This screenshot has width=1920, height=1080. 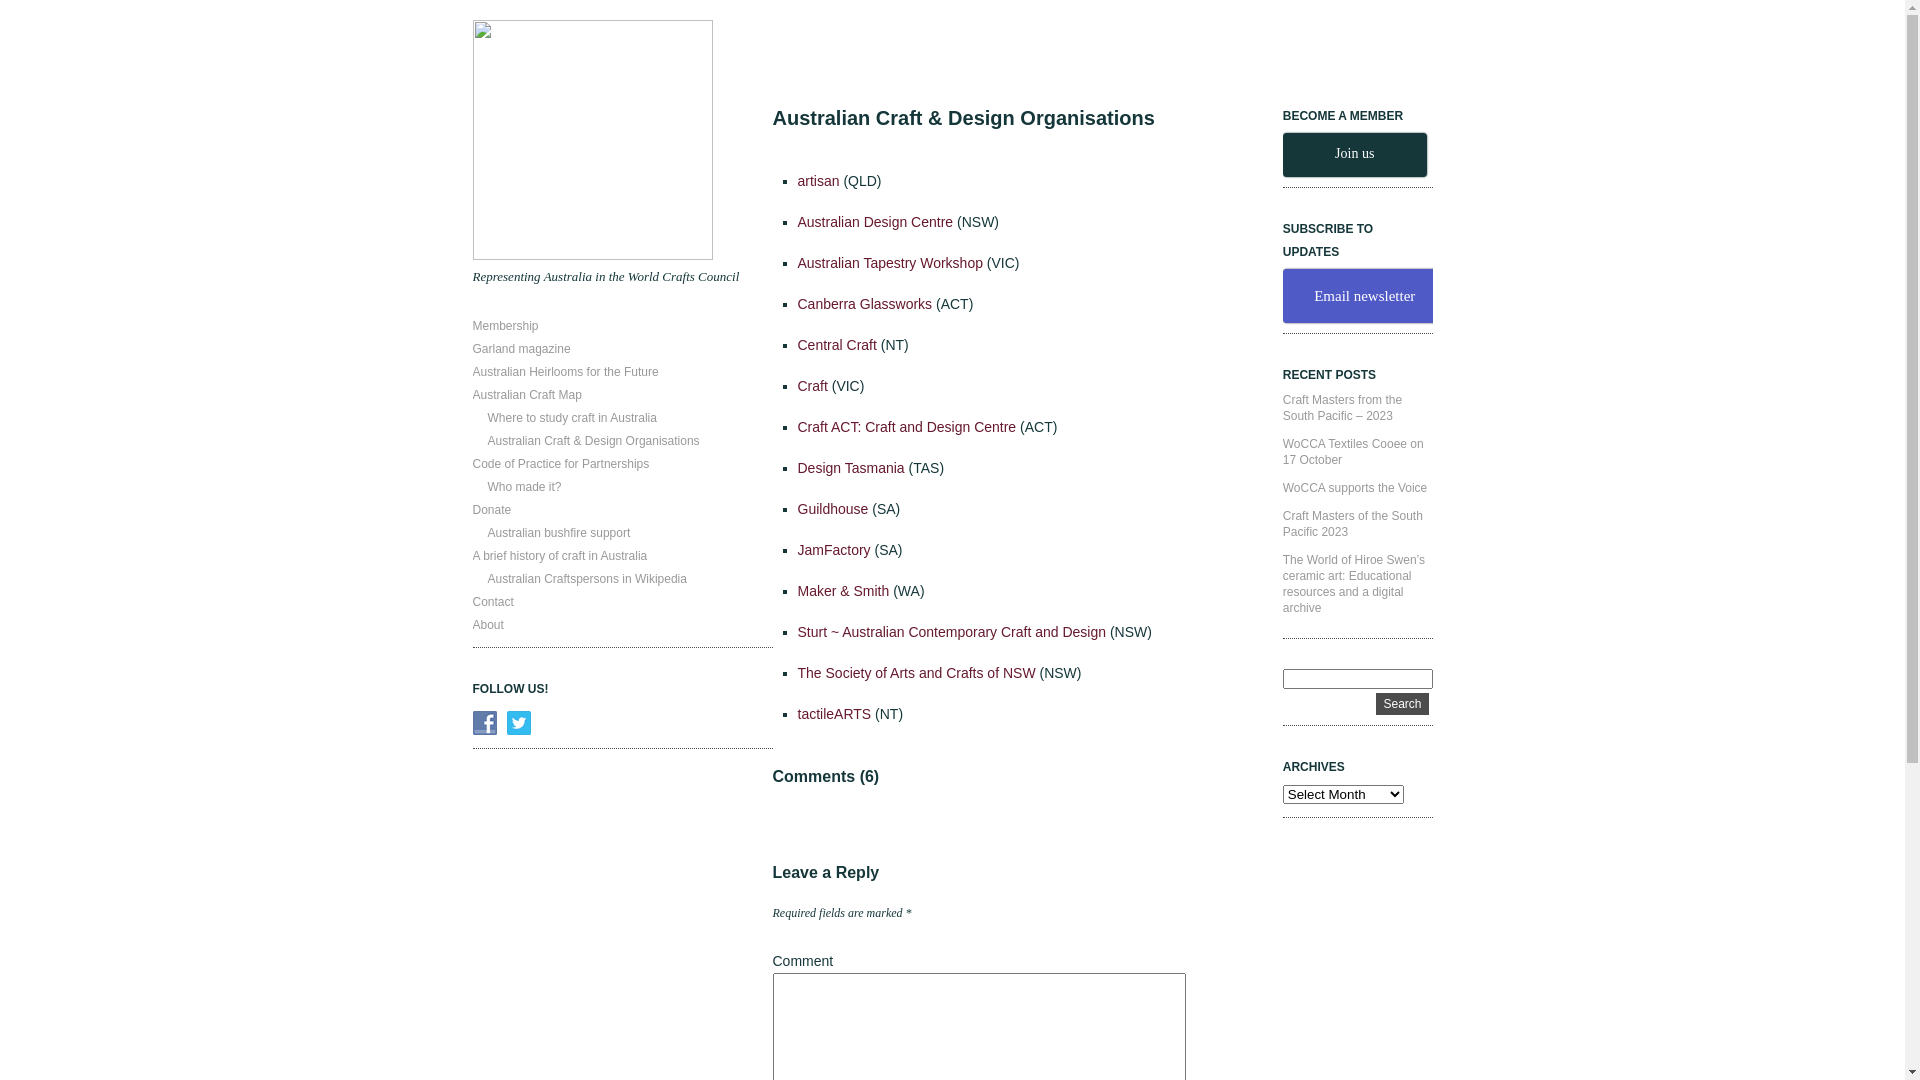 I want to click on 'Email newsletter', so click(x=1282, y=296).